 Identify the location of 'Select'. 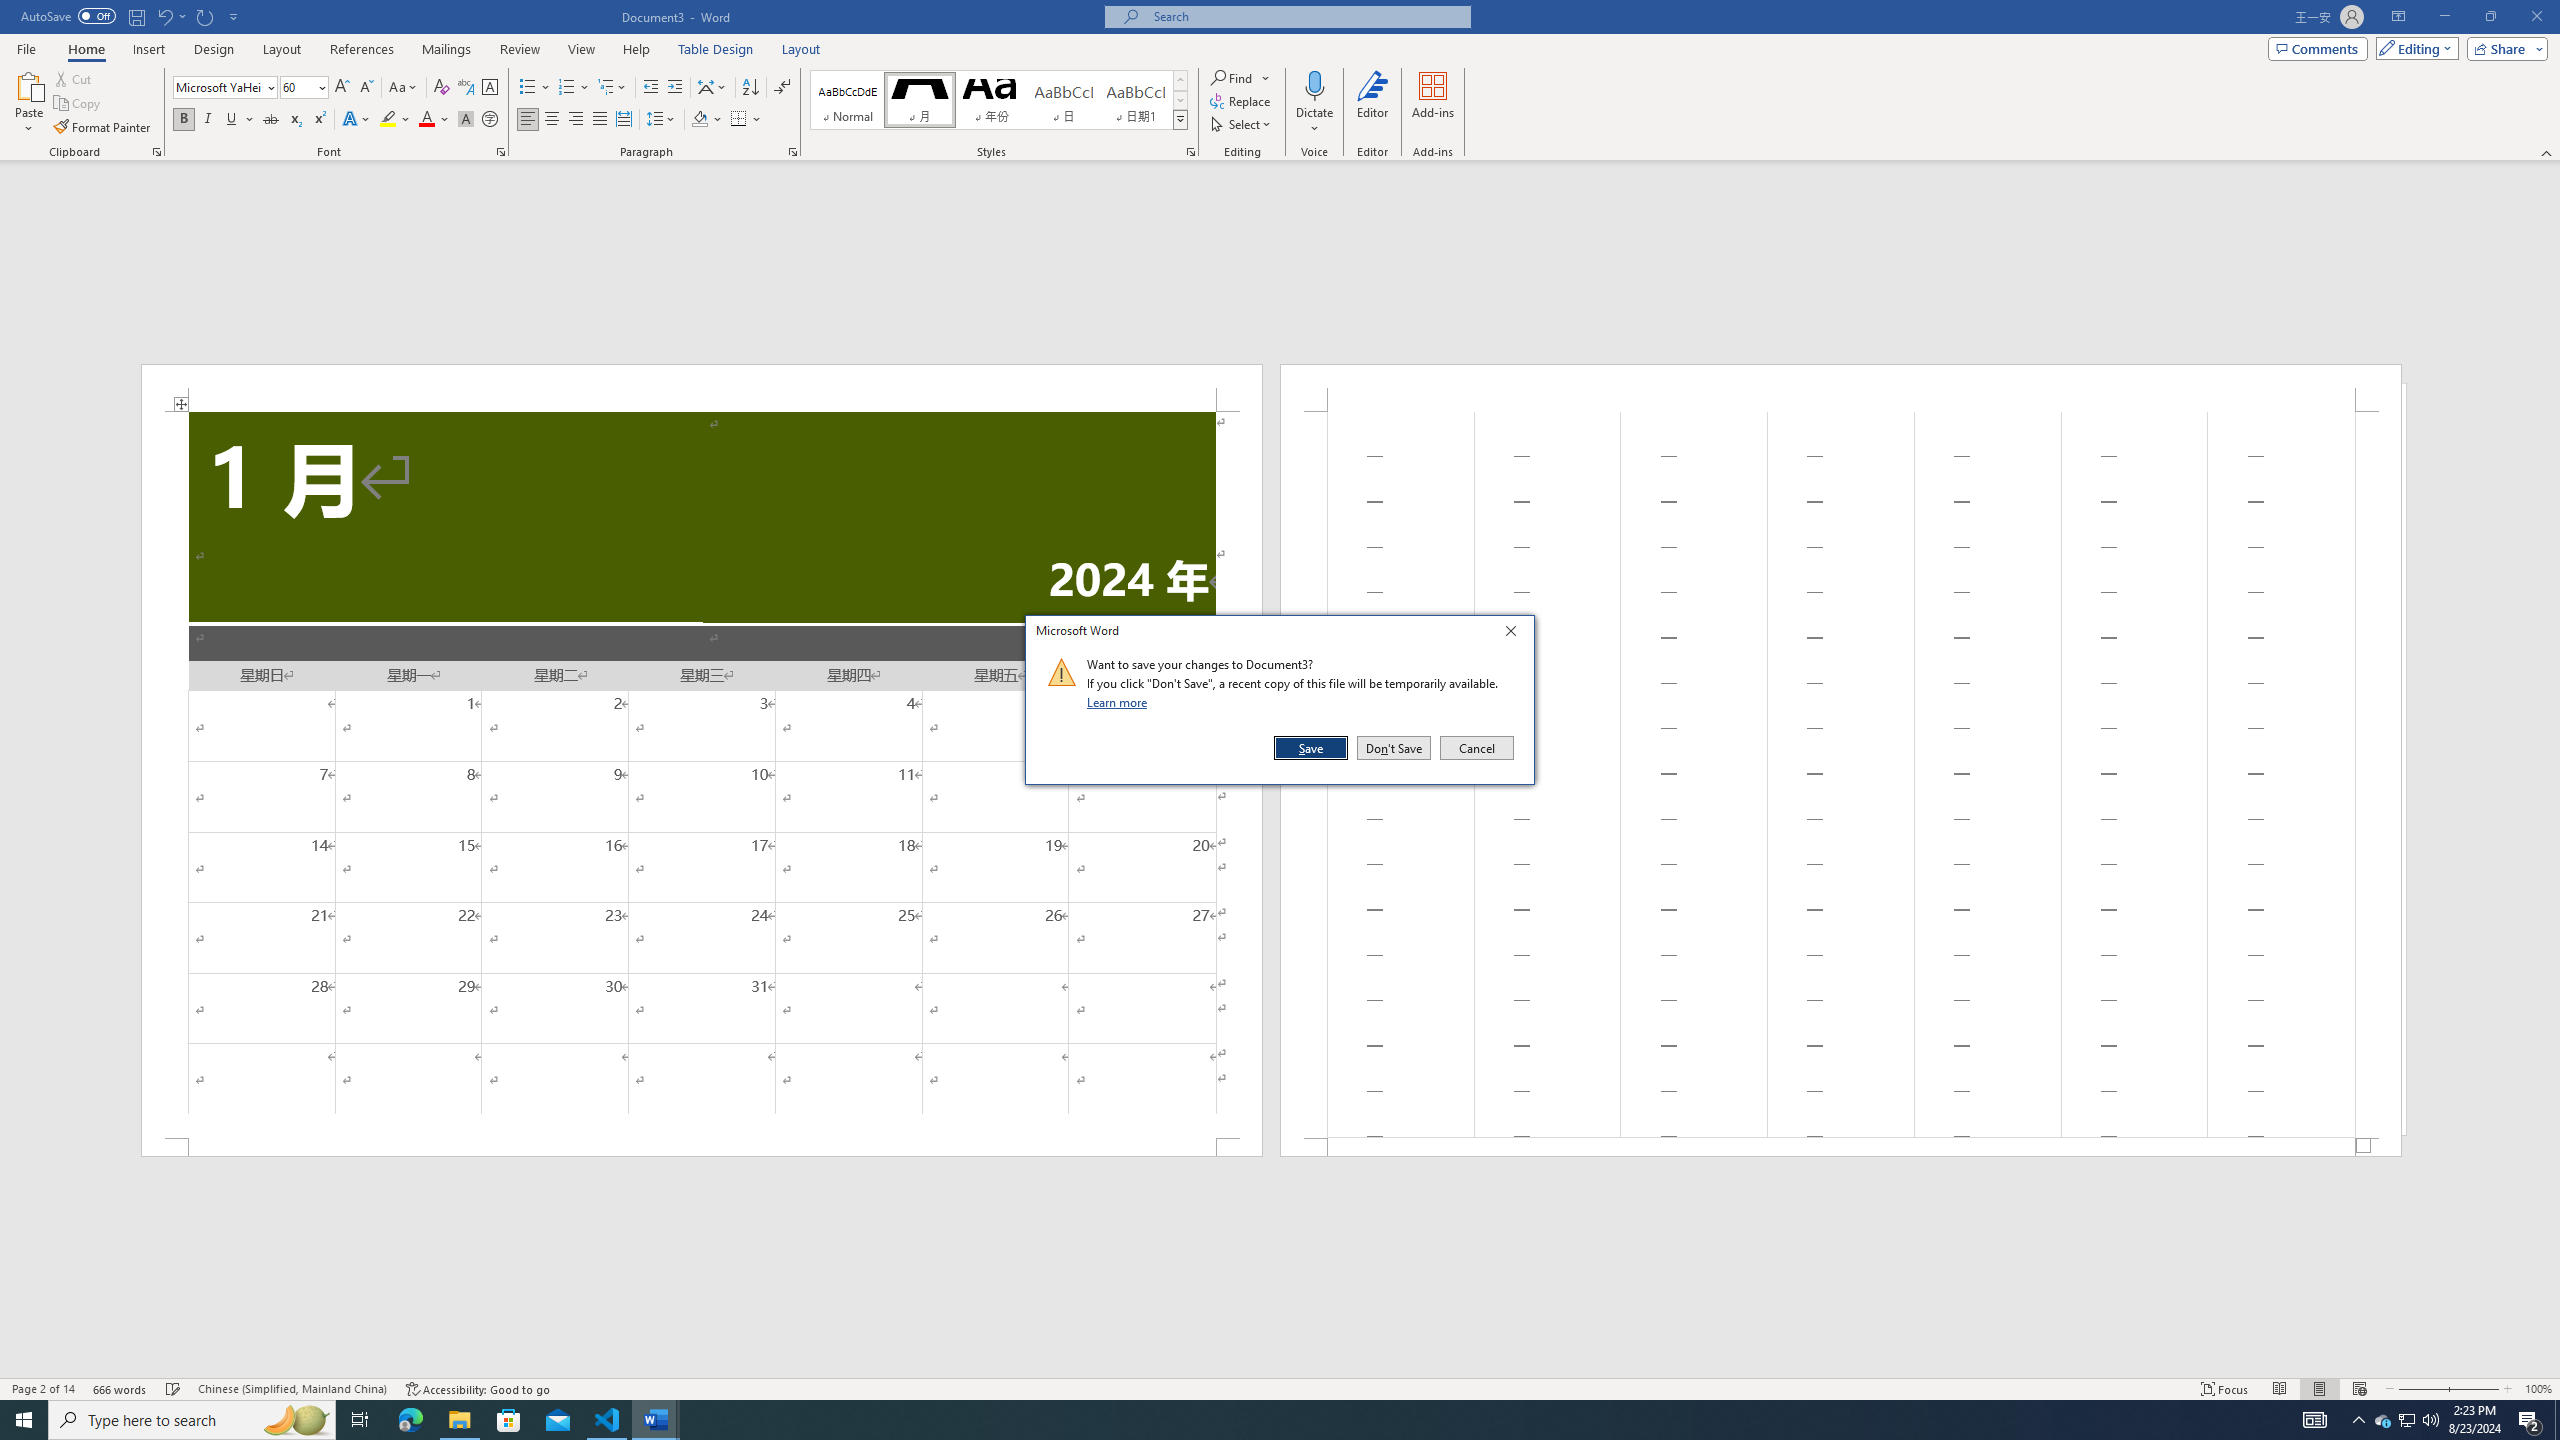
(1240, 122).